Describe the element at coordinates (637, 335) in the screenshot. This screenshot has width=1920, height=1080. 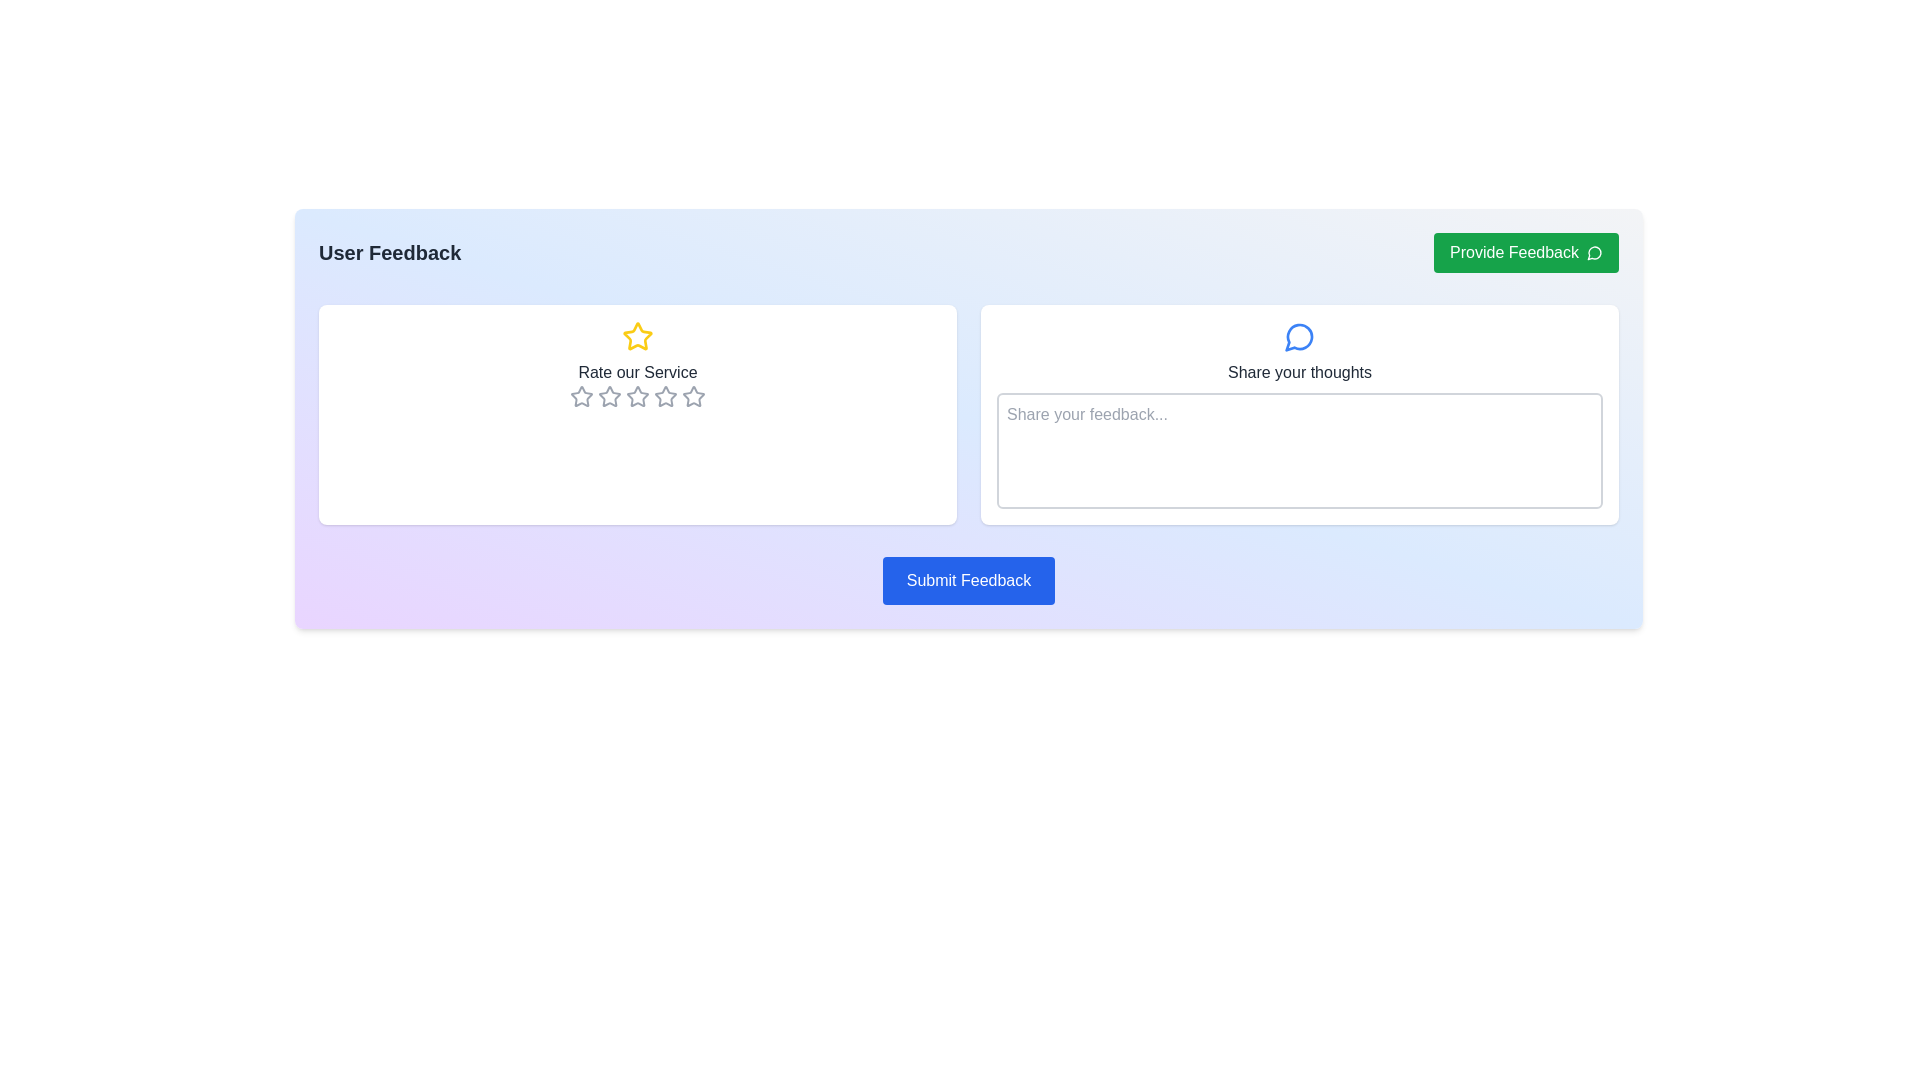
I see `the star-shaped icon with a yellow fill and a white center located near the top-middle of the 'Rate our Service' section, above the row of interactive rating stars` at that location.